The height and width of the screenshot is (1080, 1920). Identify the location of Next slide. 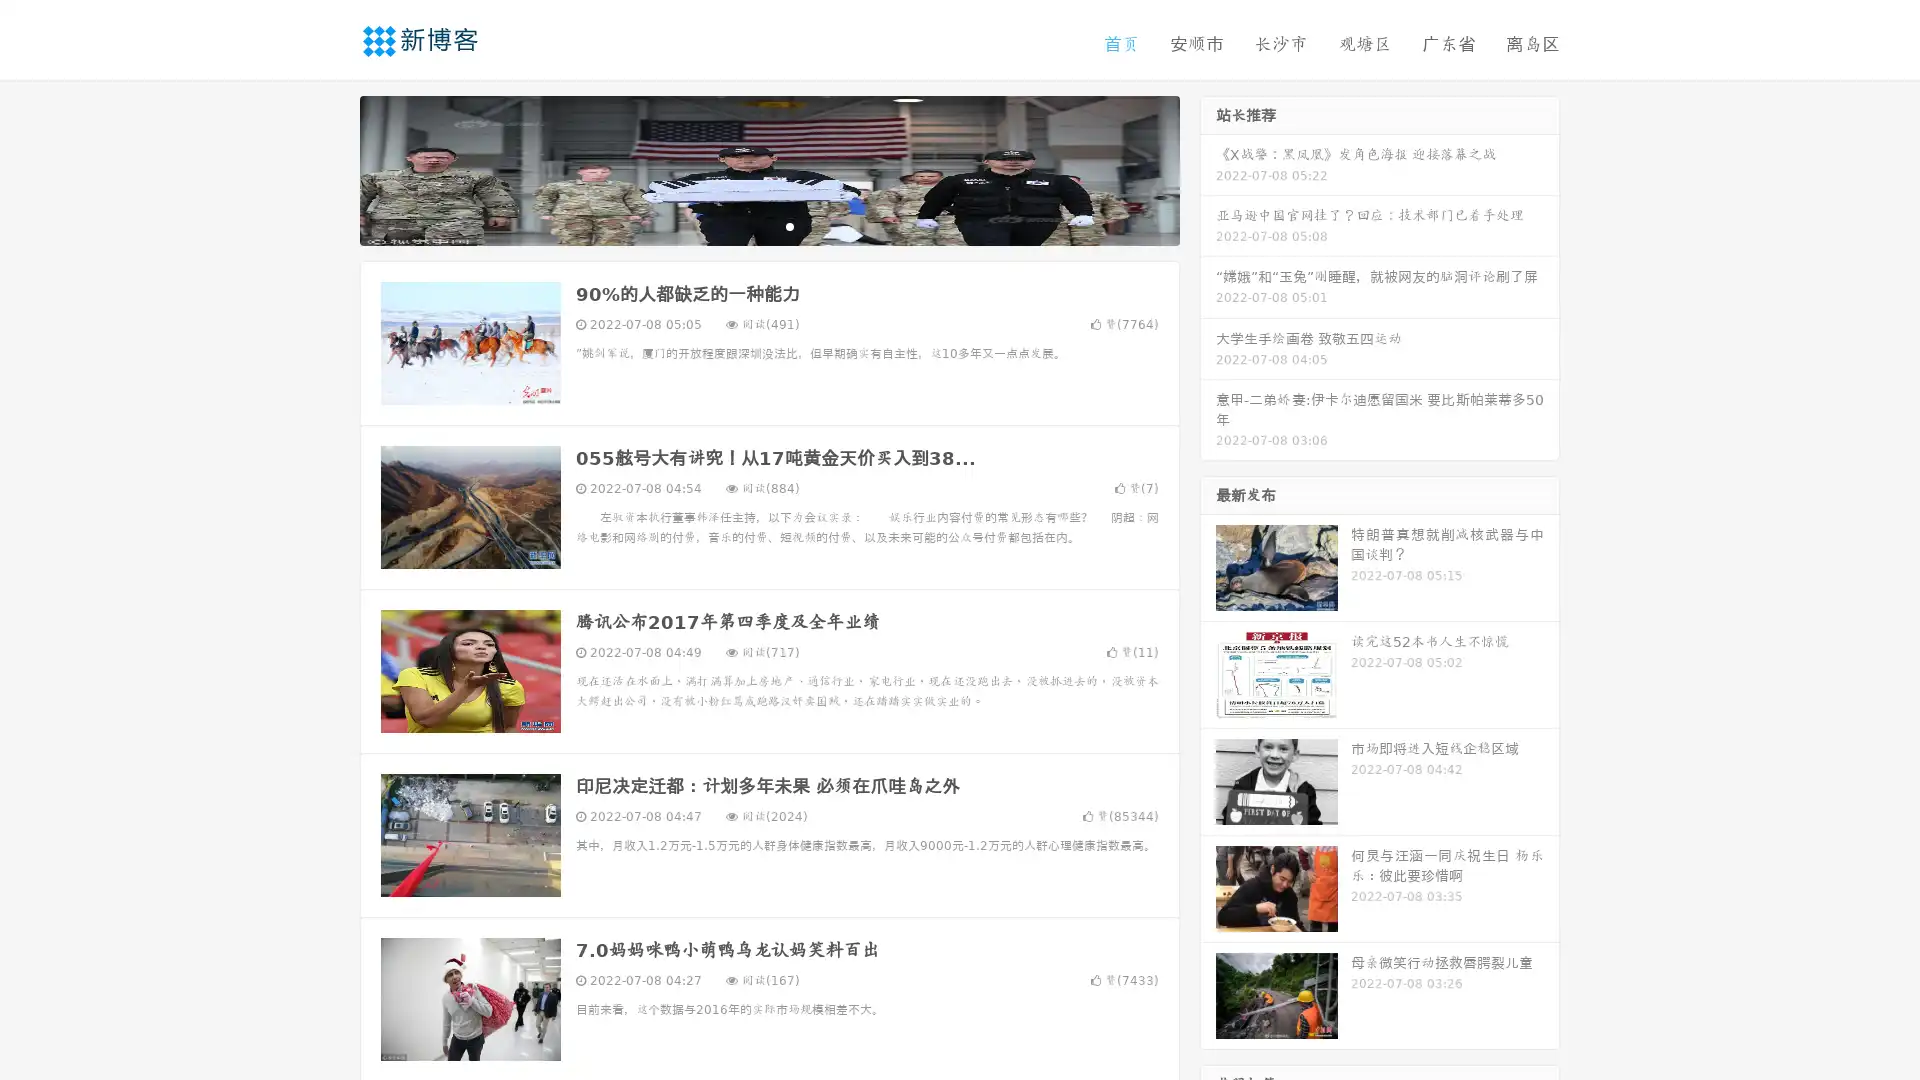
(1208, 168).